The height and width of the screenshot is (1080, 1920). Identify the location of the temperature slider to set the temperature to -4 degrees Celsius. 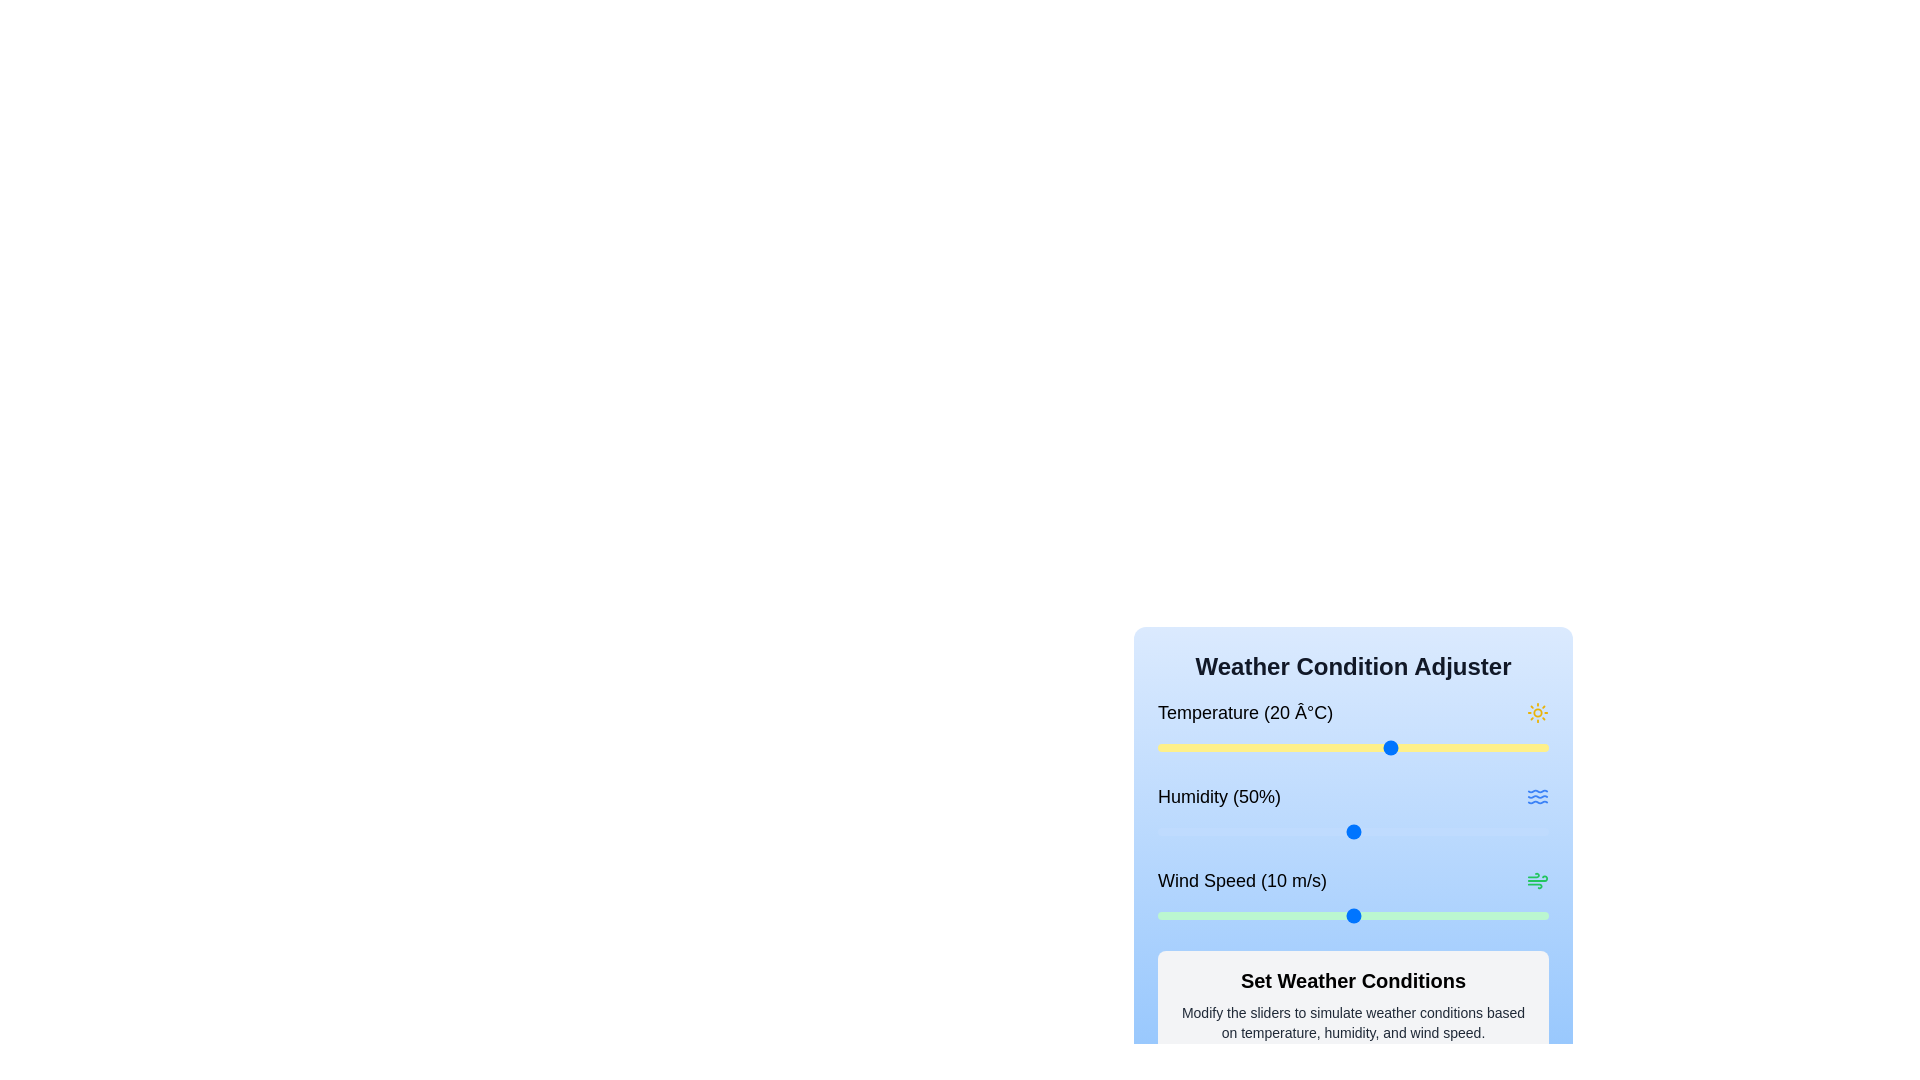
(1203, 748).